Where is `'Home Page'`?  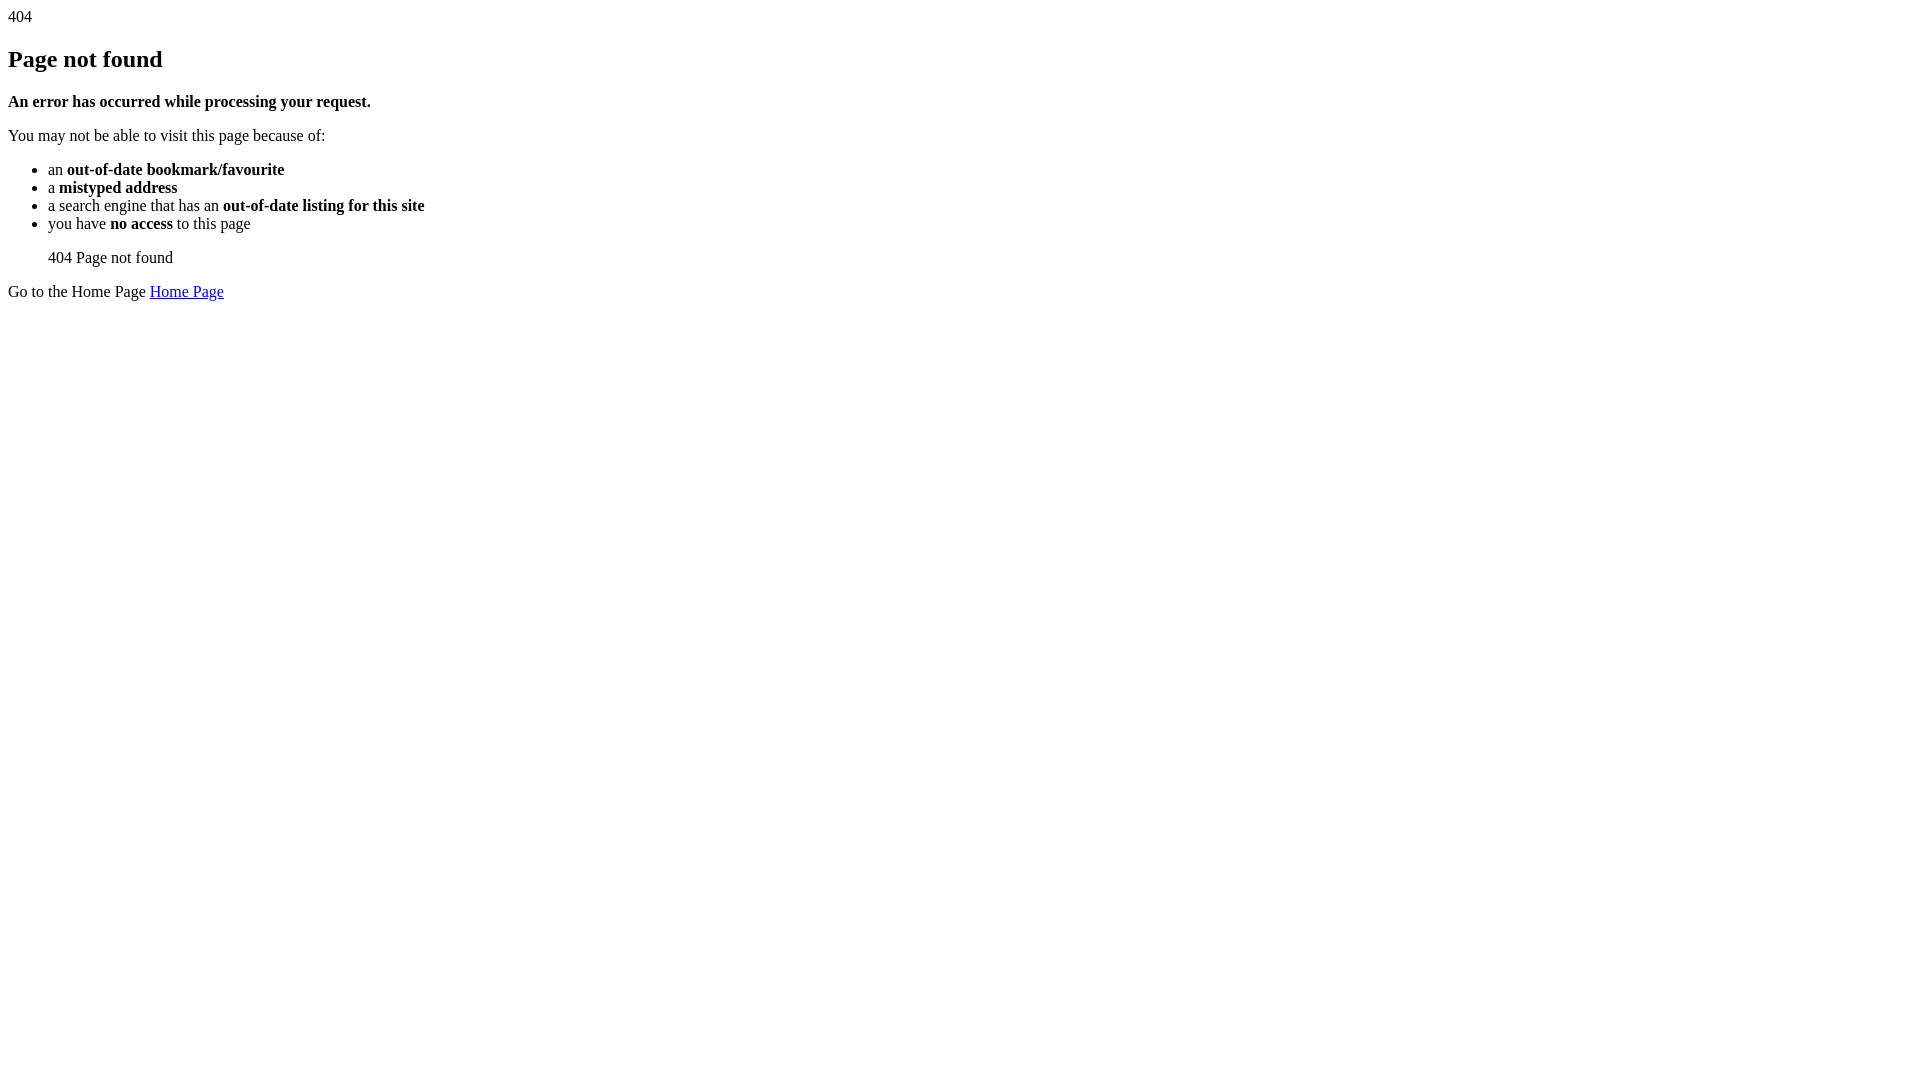 'Home Page' is located at coordinates (187, 291).